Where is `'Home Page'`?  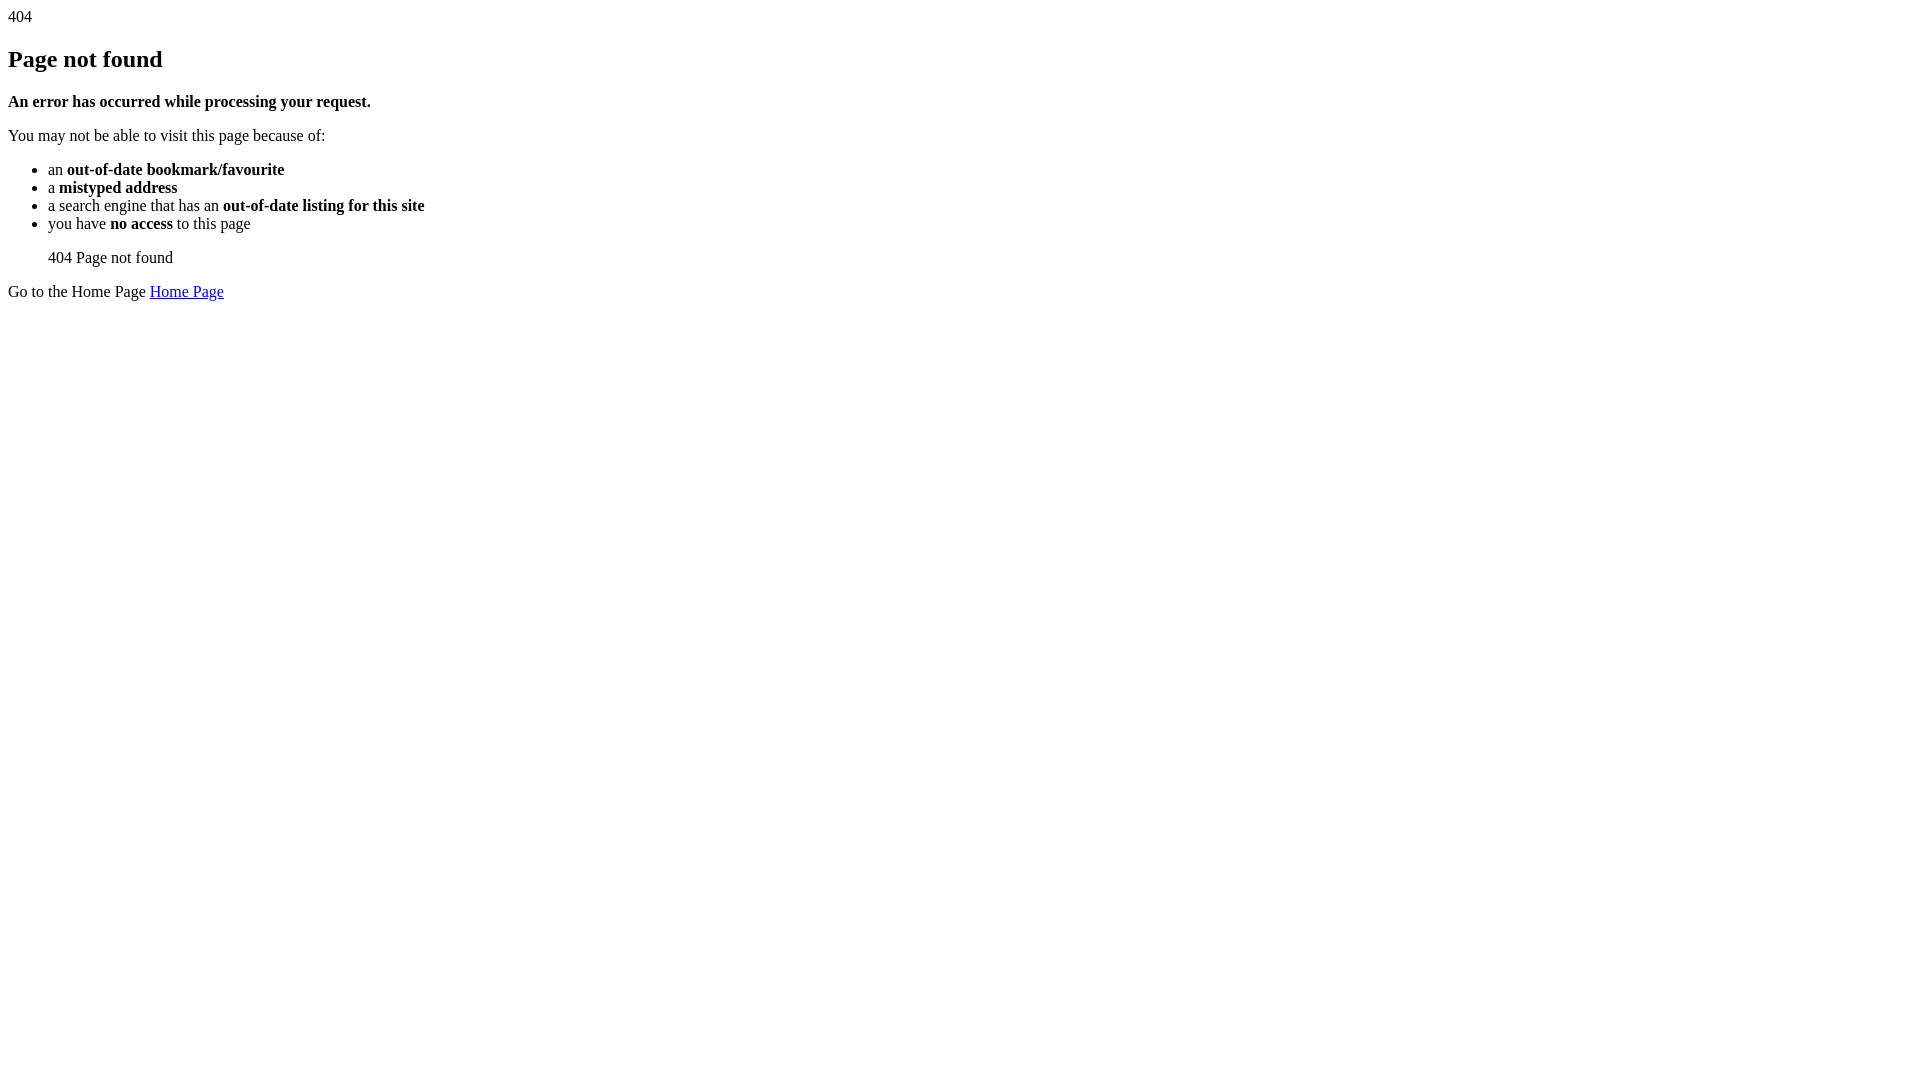 'Home Page' is located at coordinates (187, 291).